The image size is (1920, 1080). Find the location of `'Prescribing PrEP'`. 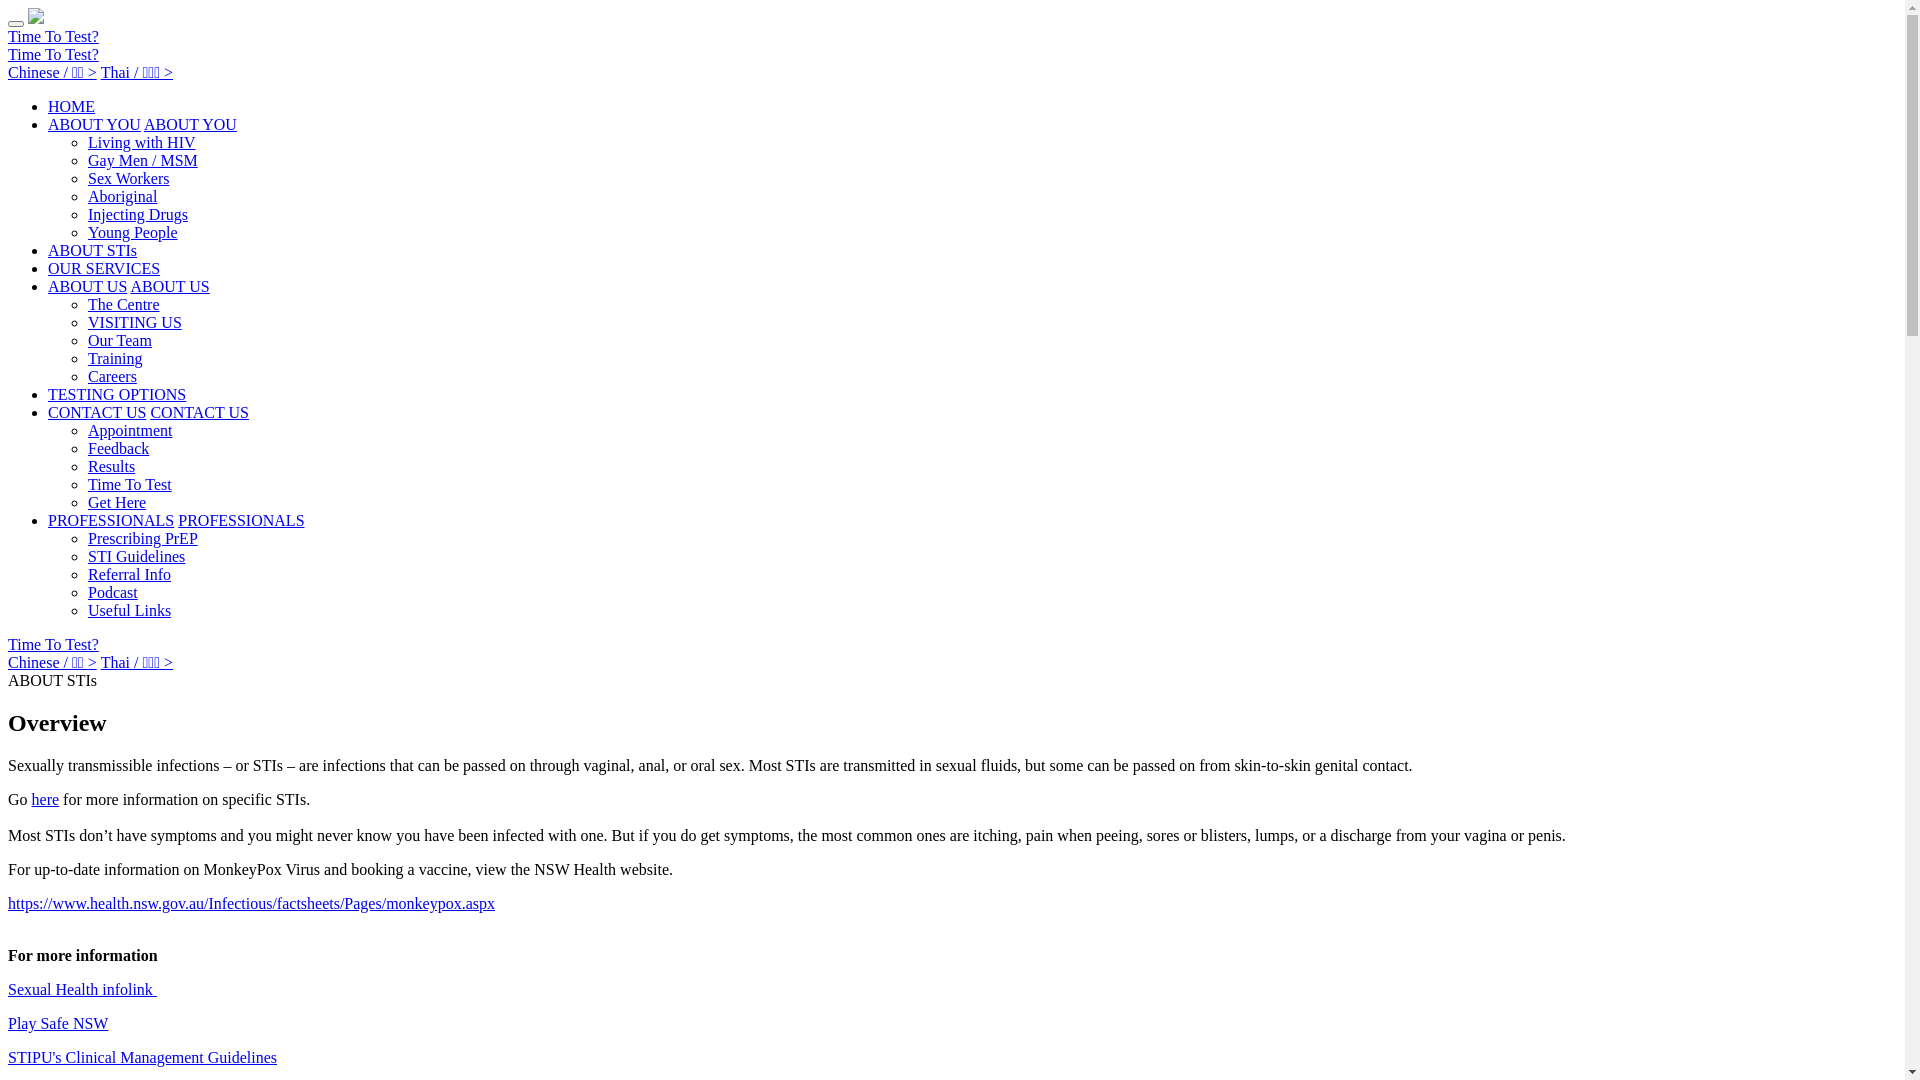

'Prescribing PrEP' is located at coordinates (142, 537).